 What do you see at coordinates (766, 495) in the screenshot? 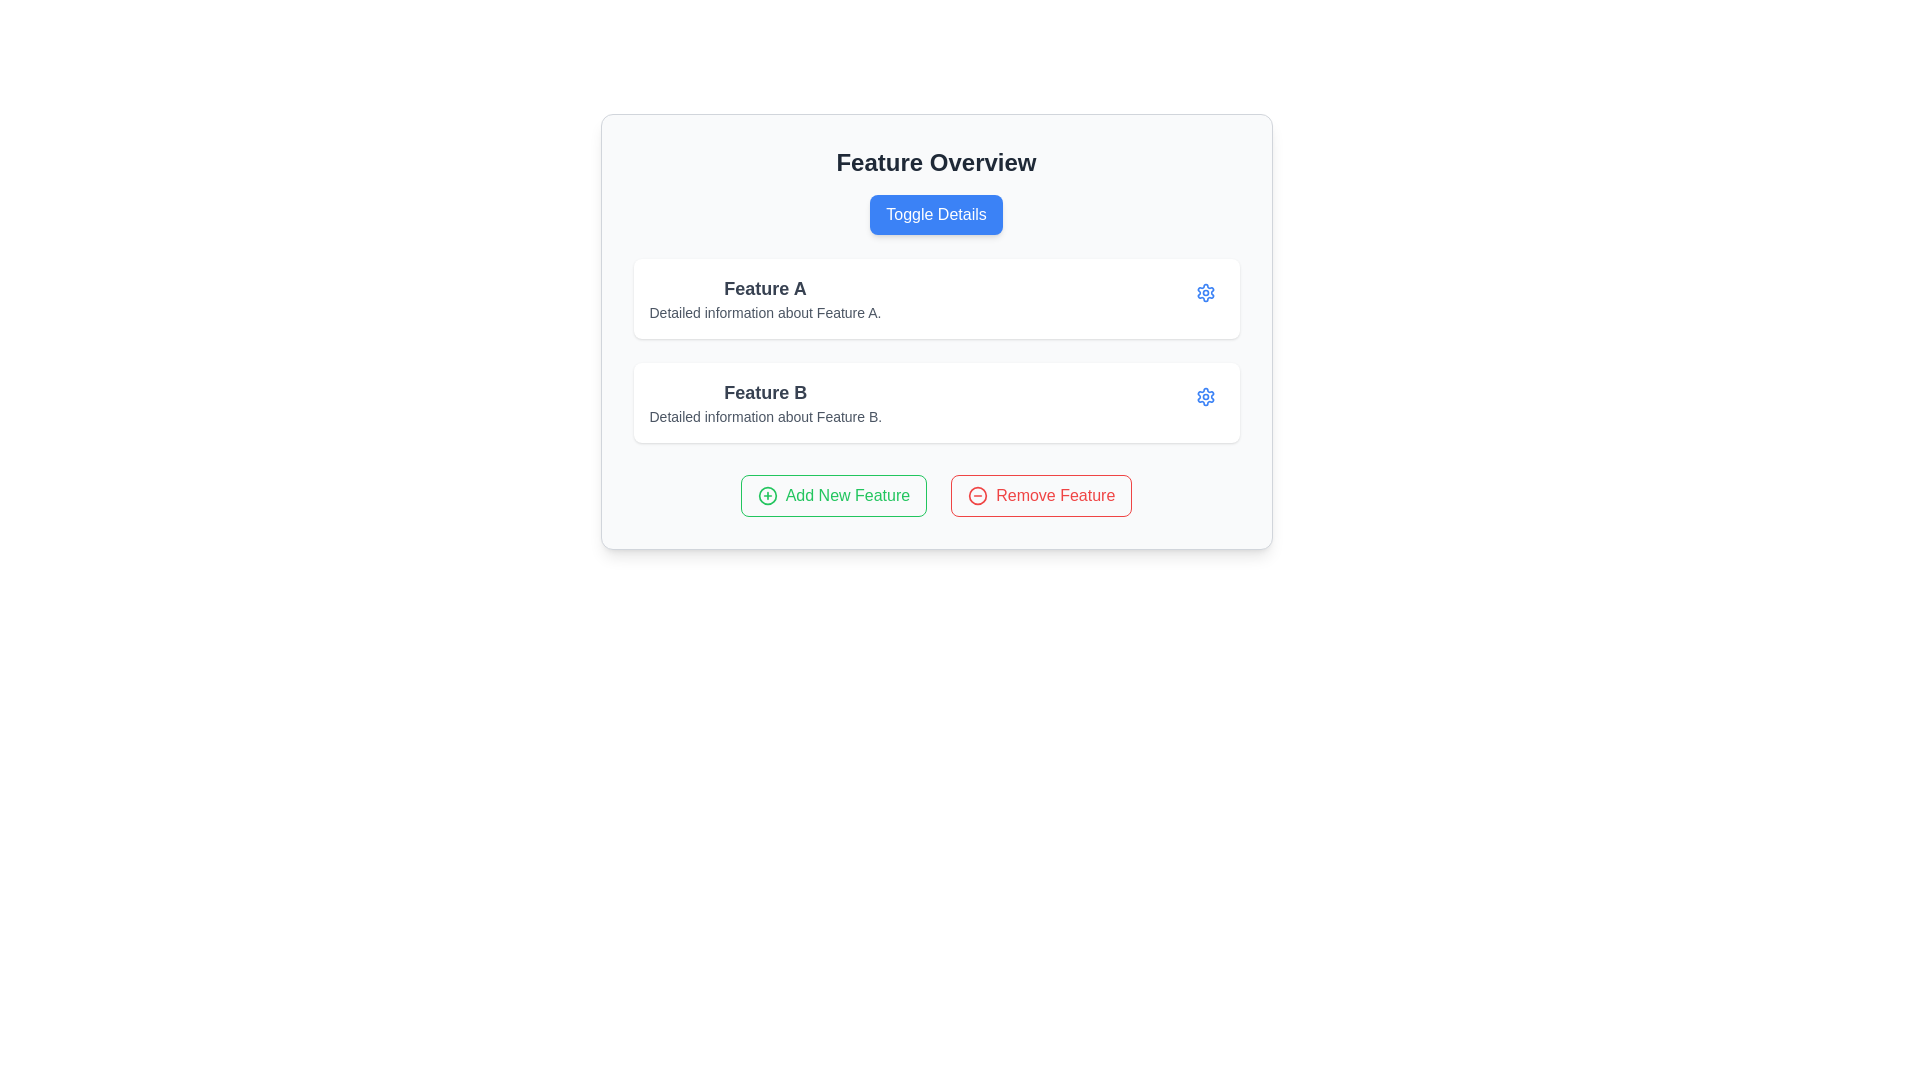
I see `the green outlined circular icon with a '+' symbol located inside the 'Add New Feature' button at the bottom left` at bounding box center [766, 495].